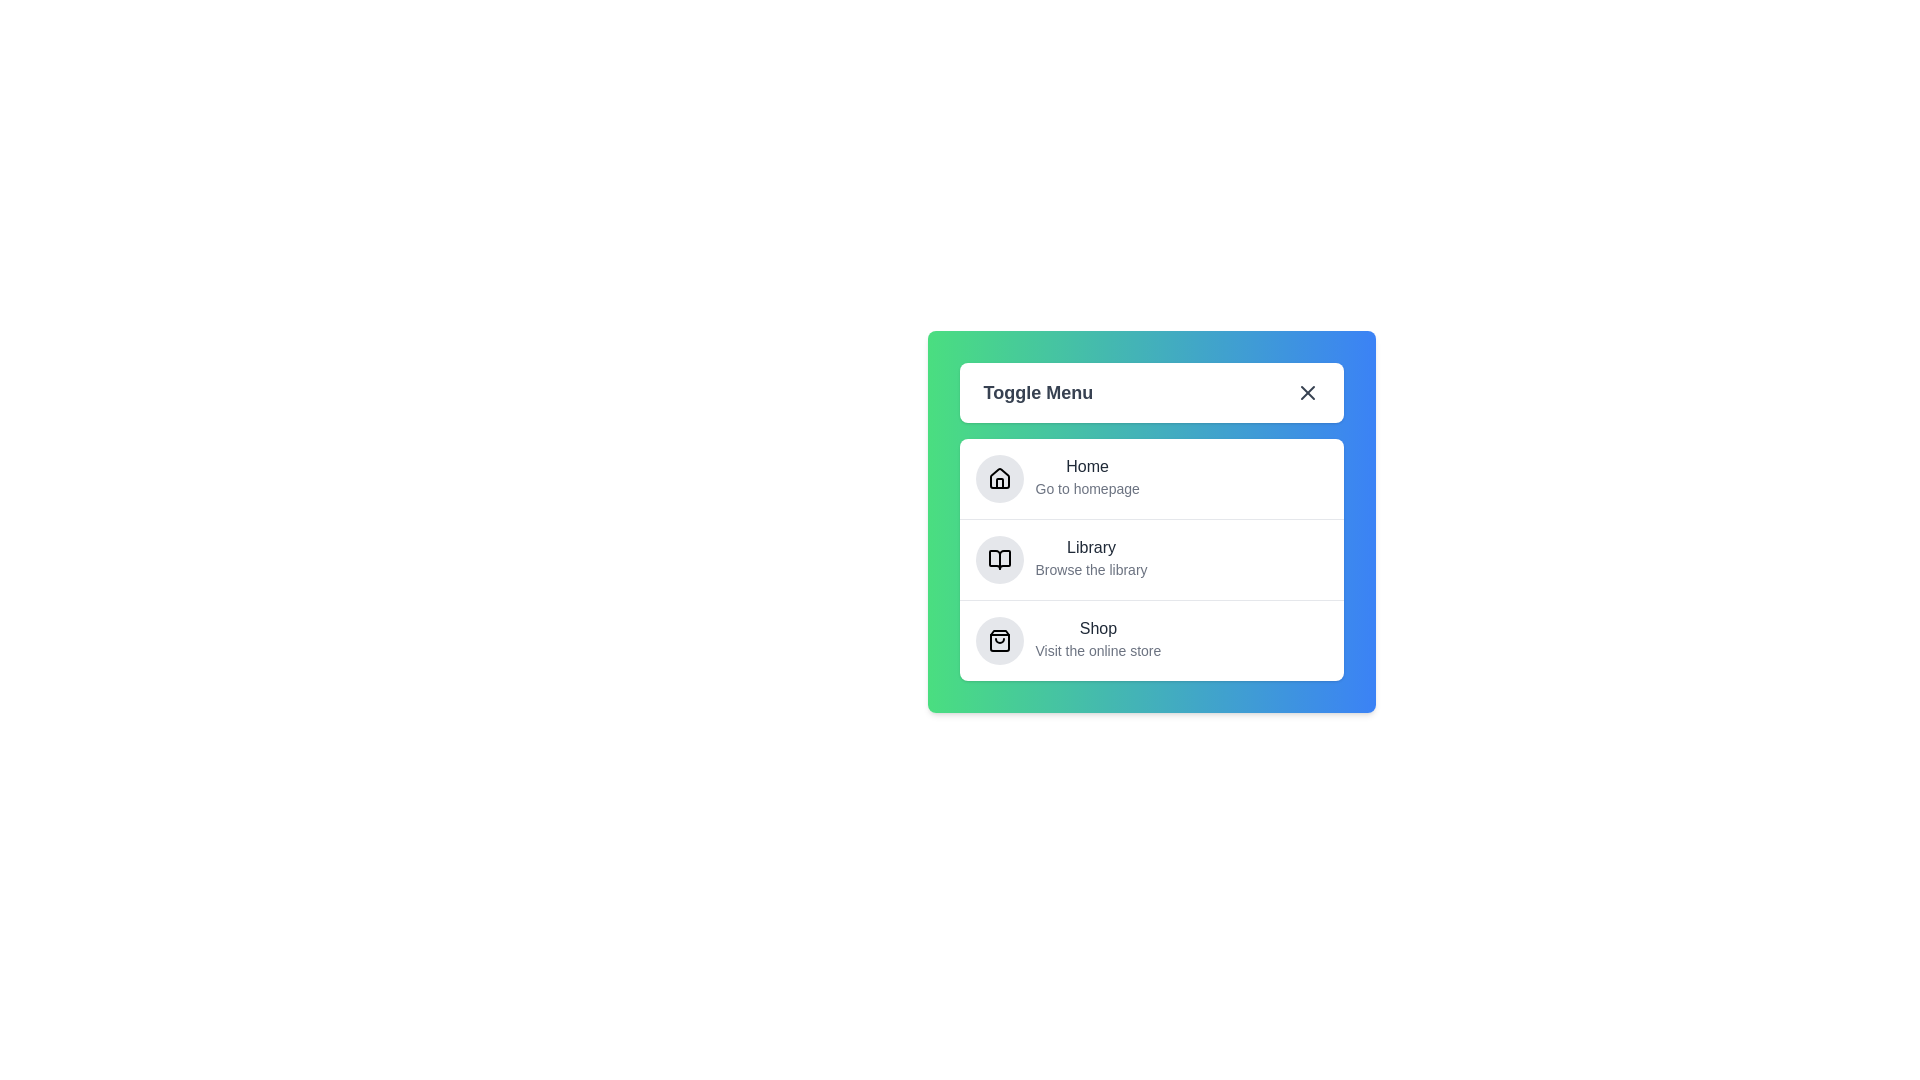 The height and width of the screenshot is (1080, 1920). What do you see at coordinates (999, 559) in the screenshot?
I see `the icon corresponding to Library in the menu` at bounding box center [999, 559].